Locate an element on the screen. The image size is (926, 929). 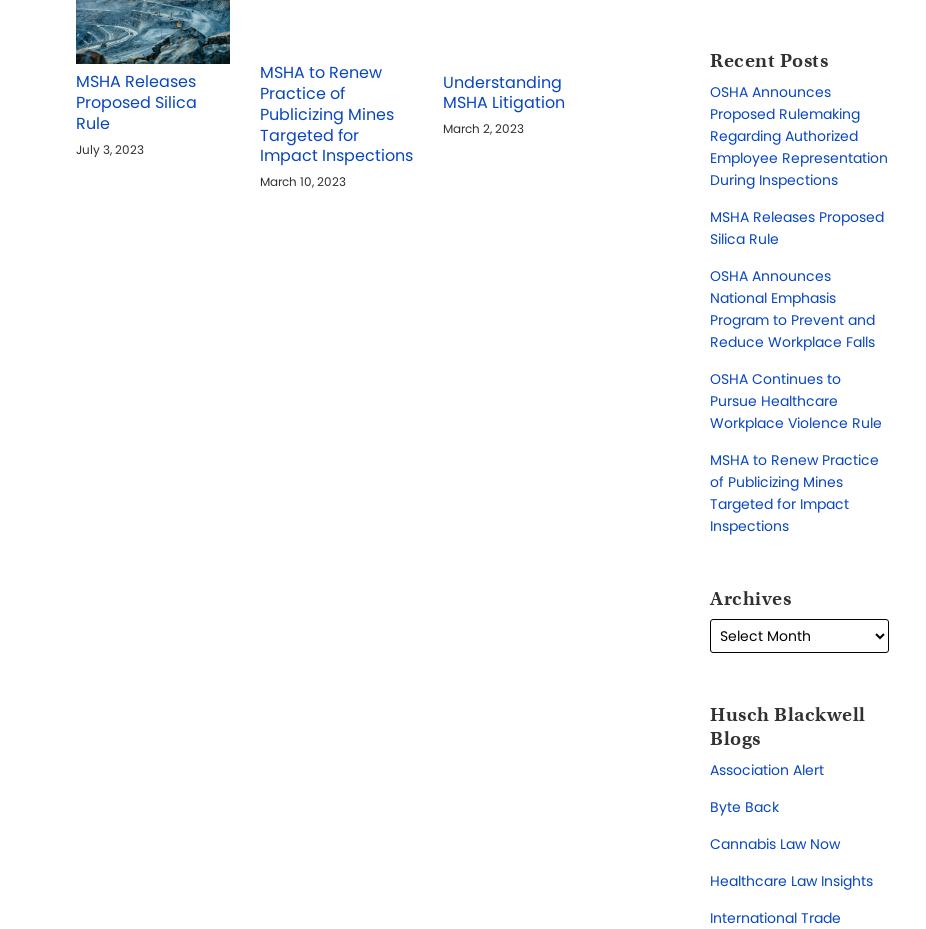
'Byte Back' is located at coordinates (709, 805).